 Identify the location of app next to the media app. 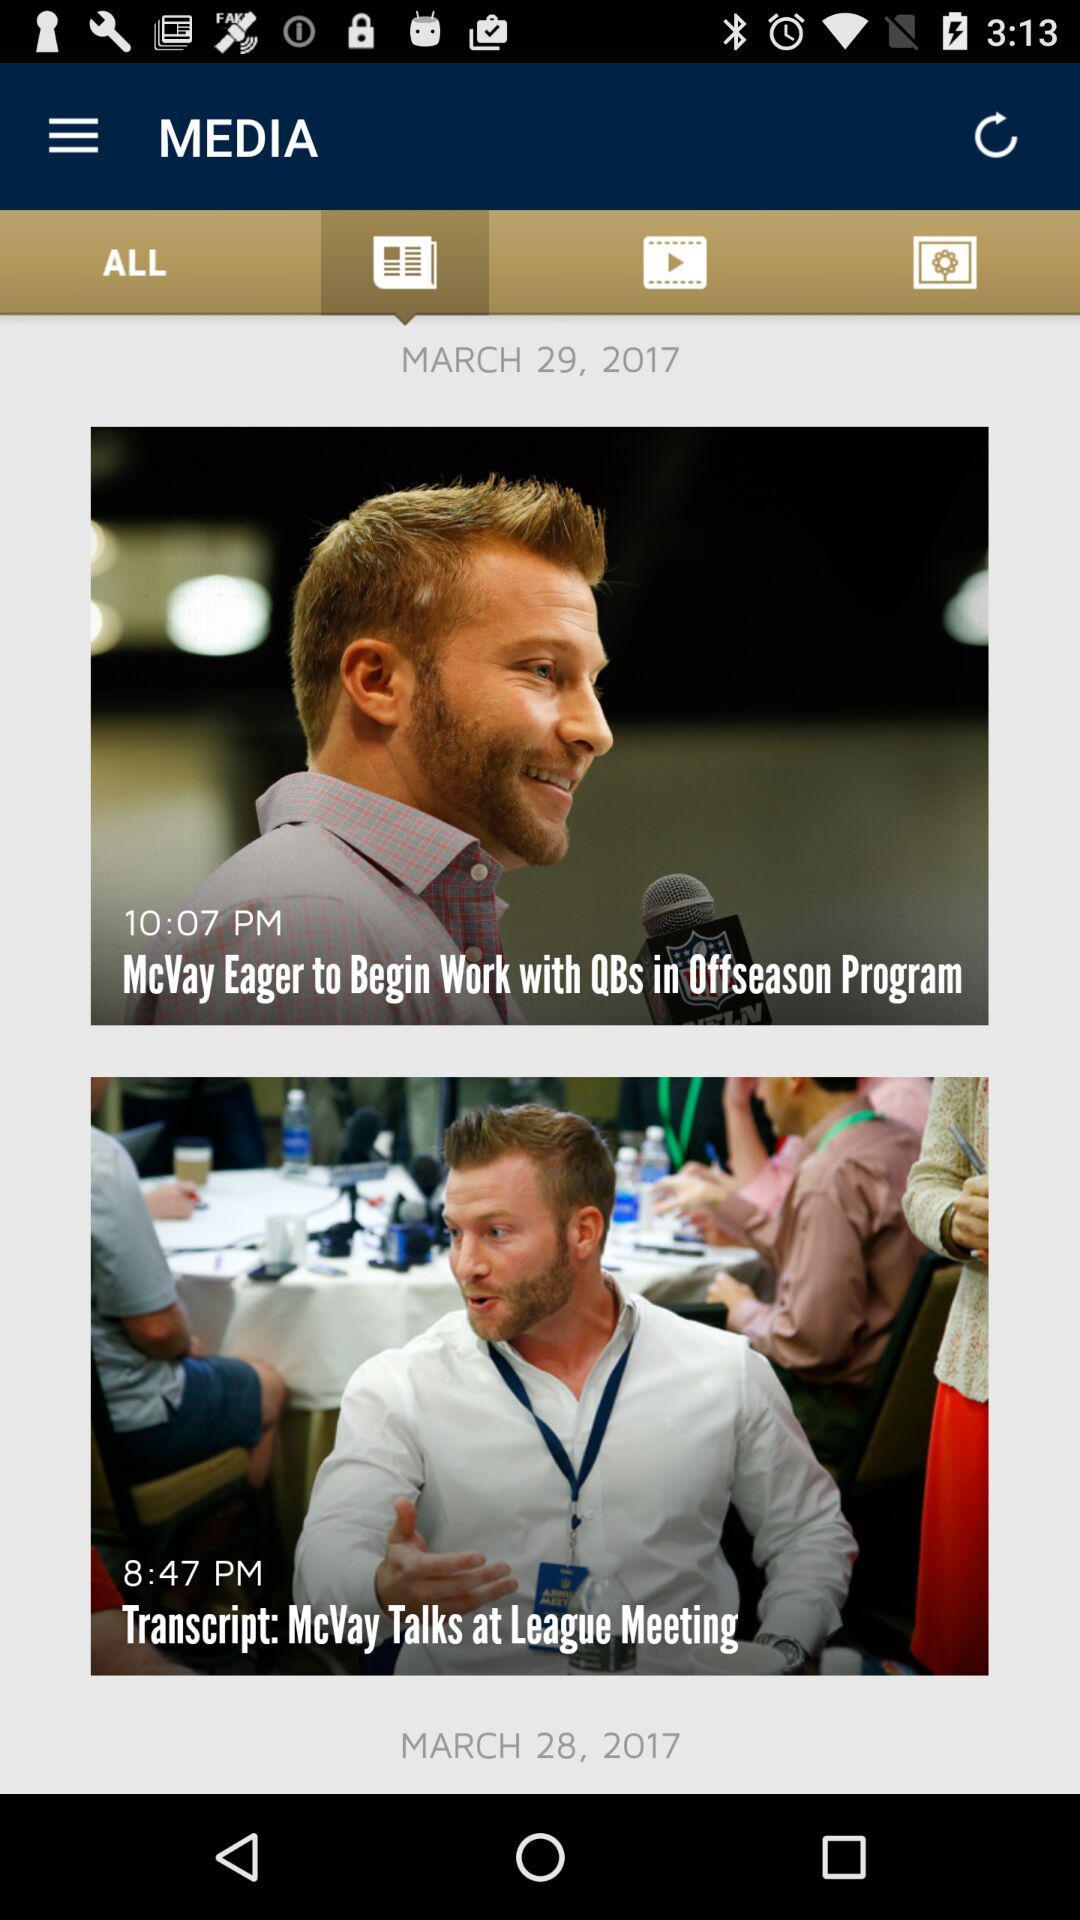
(72, 135).